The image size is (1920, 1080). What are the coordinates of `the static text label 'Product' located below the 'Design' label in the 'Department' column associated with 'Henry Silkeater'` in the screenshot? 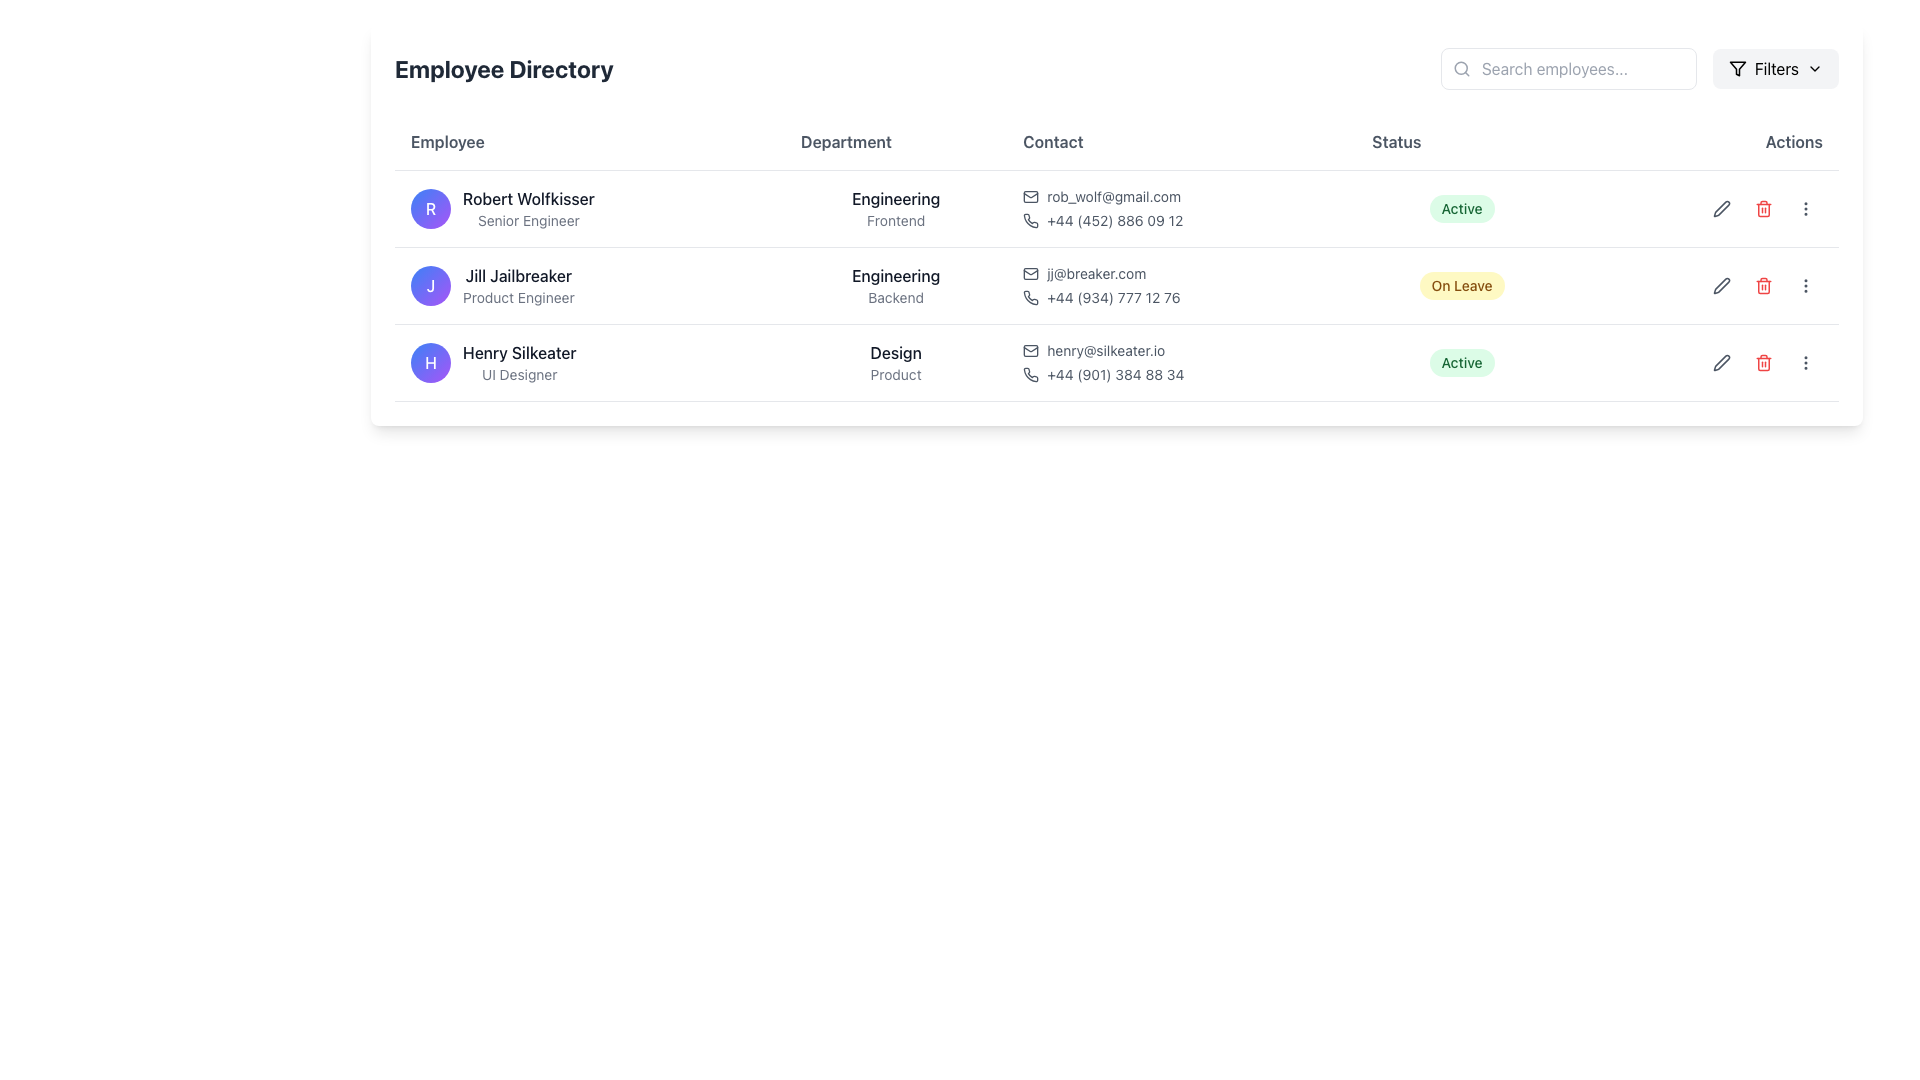 It's located at (895, 374).